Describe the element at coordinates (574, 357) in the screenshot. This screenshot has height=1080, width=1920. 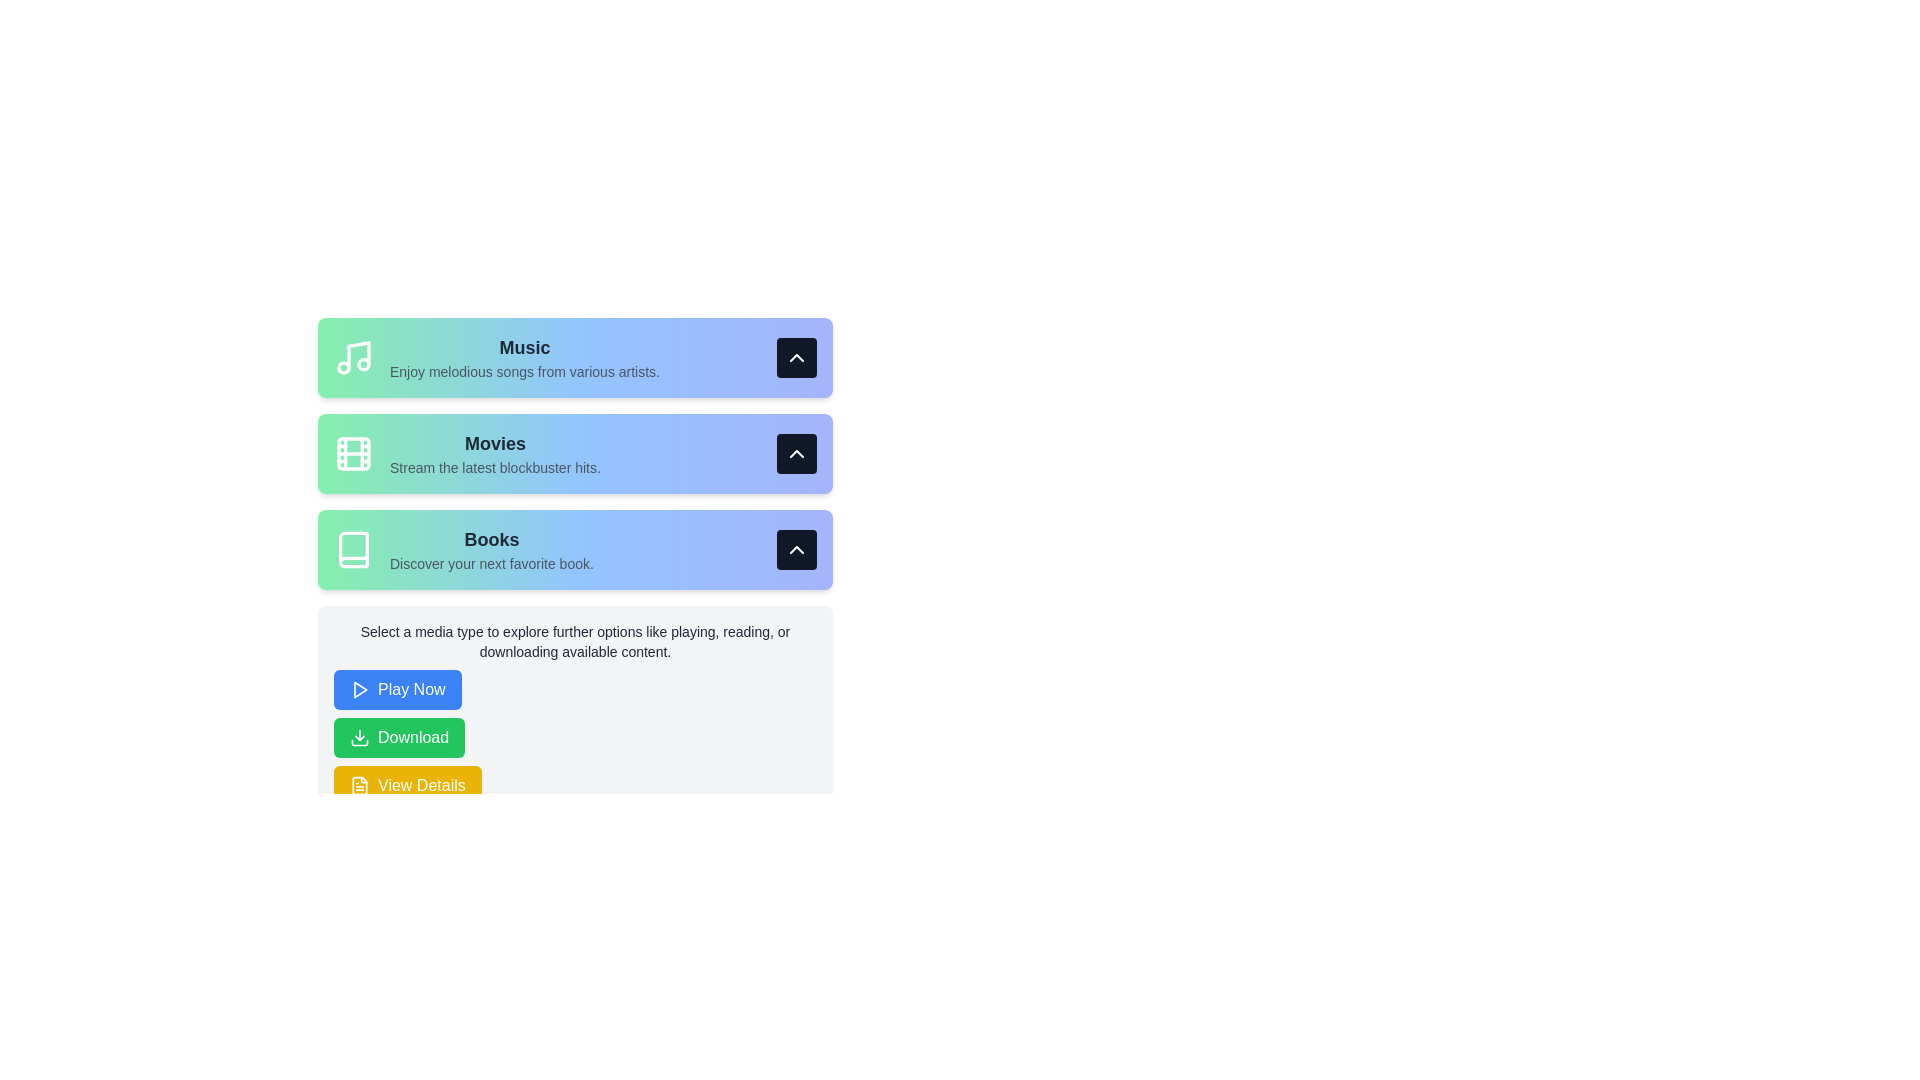
I see `the Informational panel that introduces the 'Music' section, which is the topmost panel in the media options layout` at that location.